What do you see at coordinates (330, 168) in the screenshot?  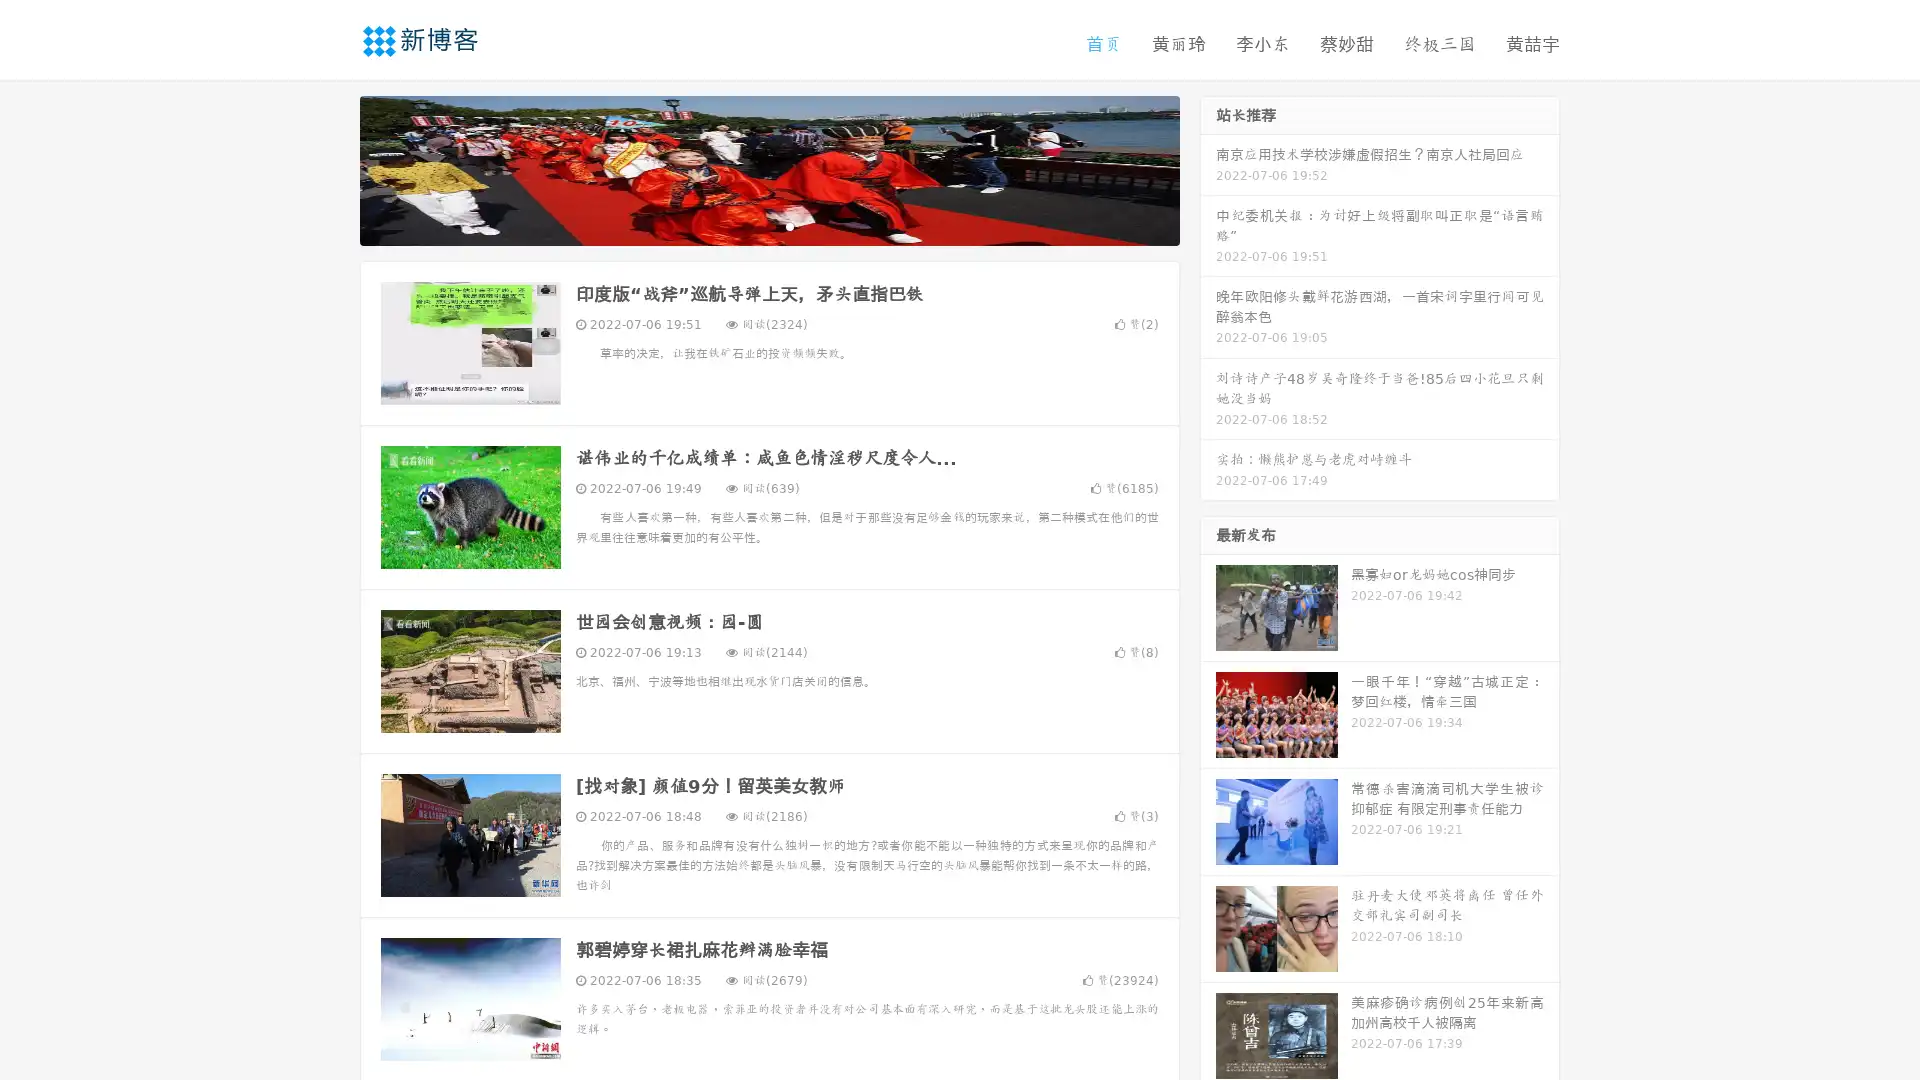 I see `Previous slide` at bounding box center [330, 168].